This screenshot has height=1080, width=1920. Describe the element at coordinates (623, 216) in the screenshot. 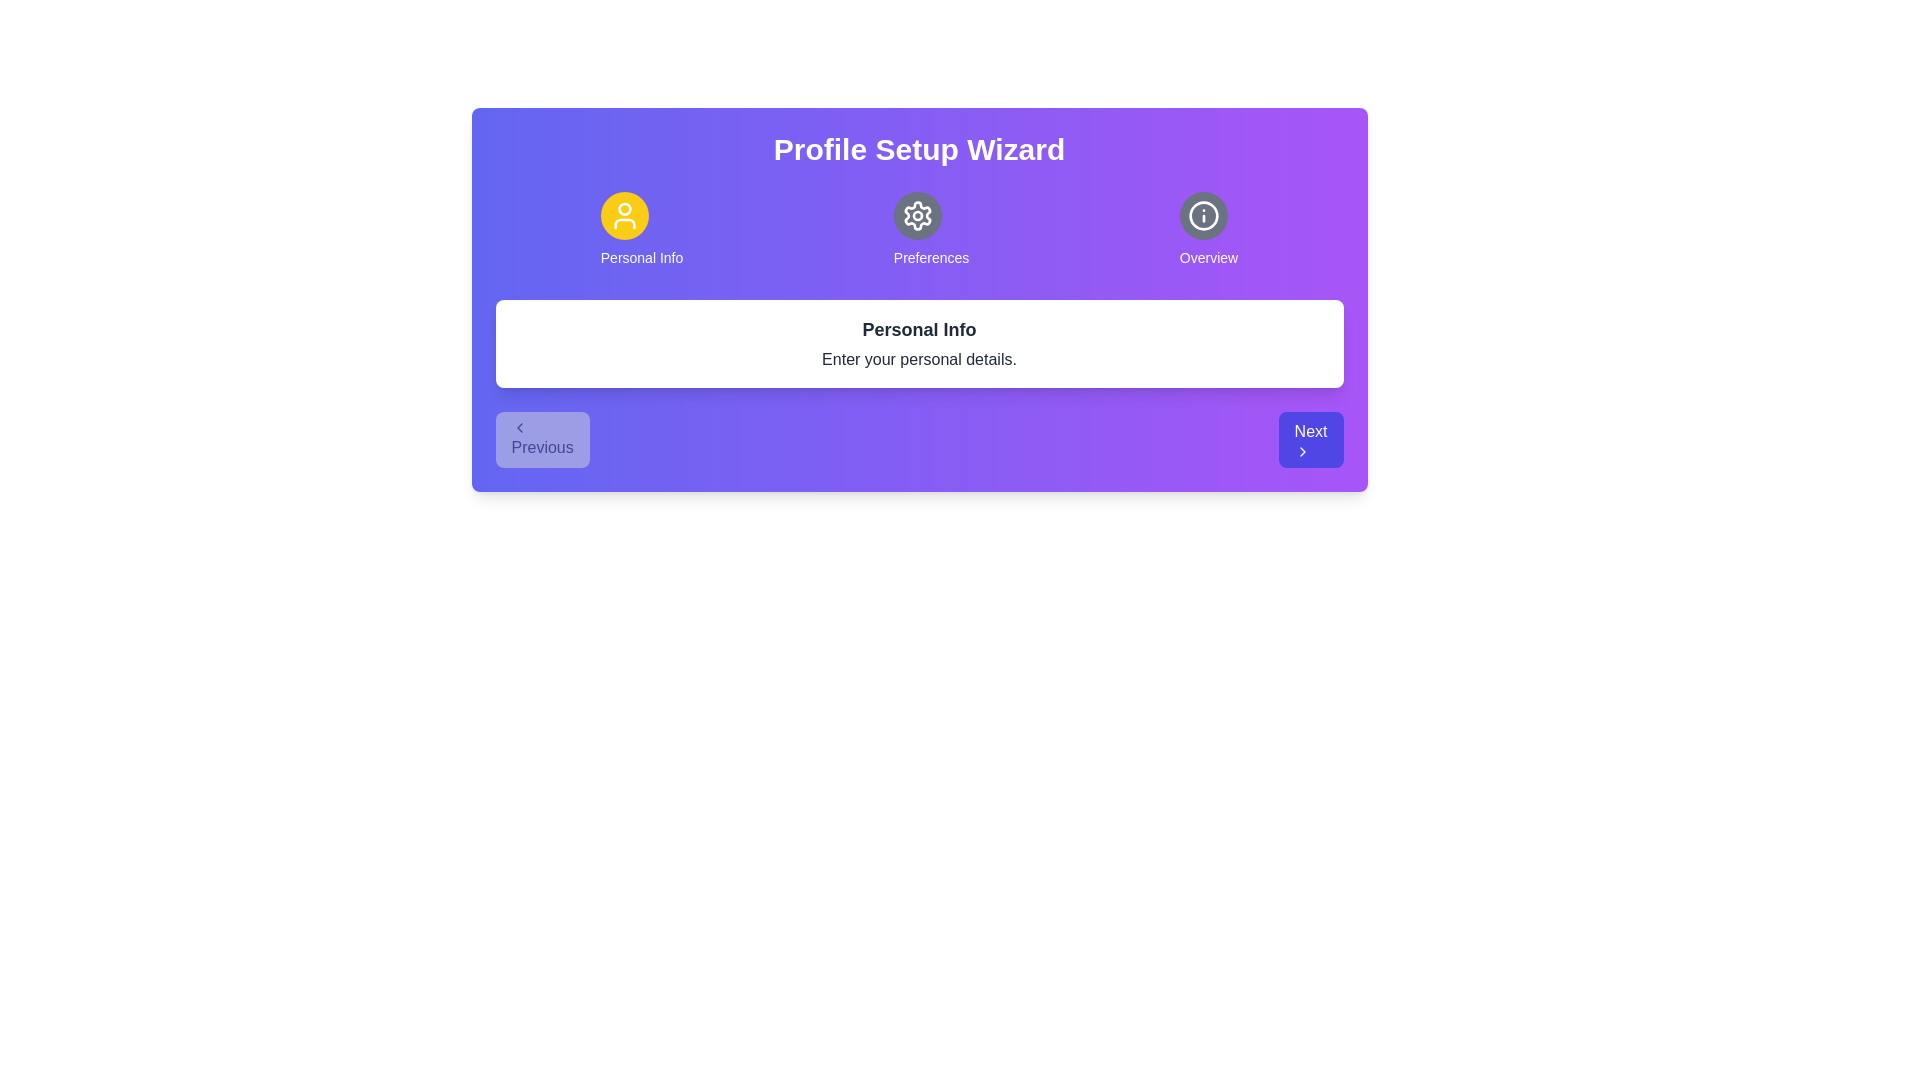

I see `the icon representing Personal Info to explore its hover effects or tooltips` at that location.